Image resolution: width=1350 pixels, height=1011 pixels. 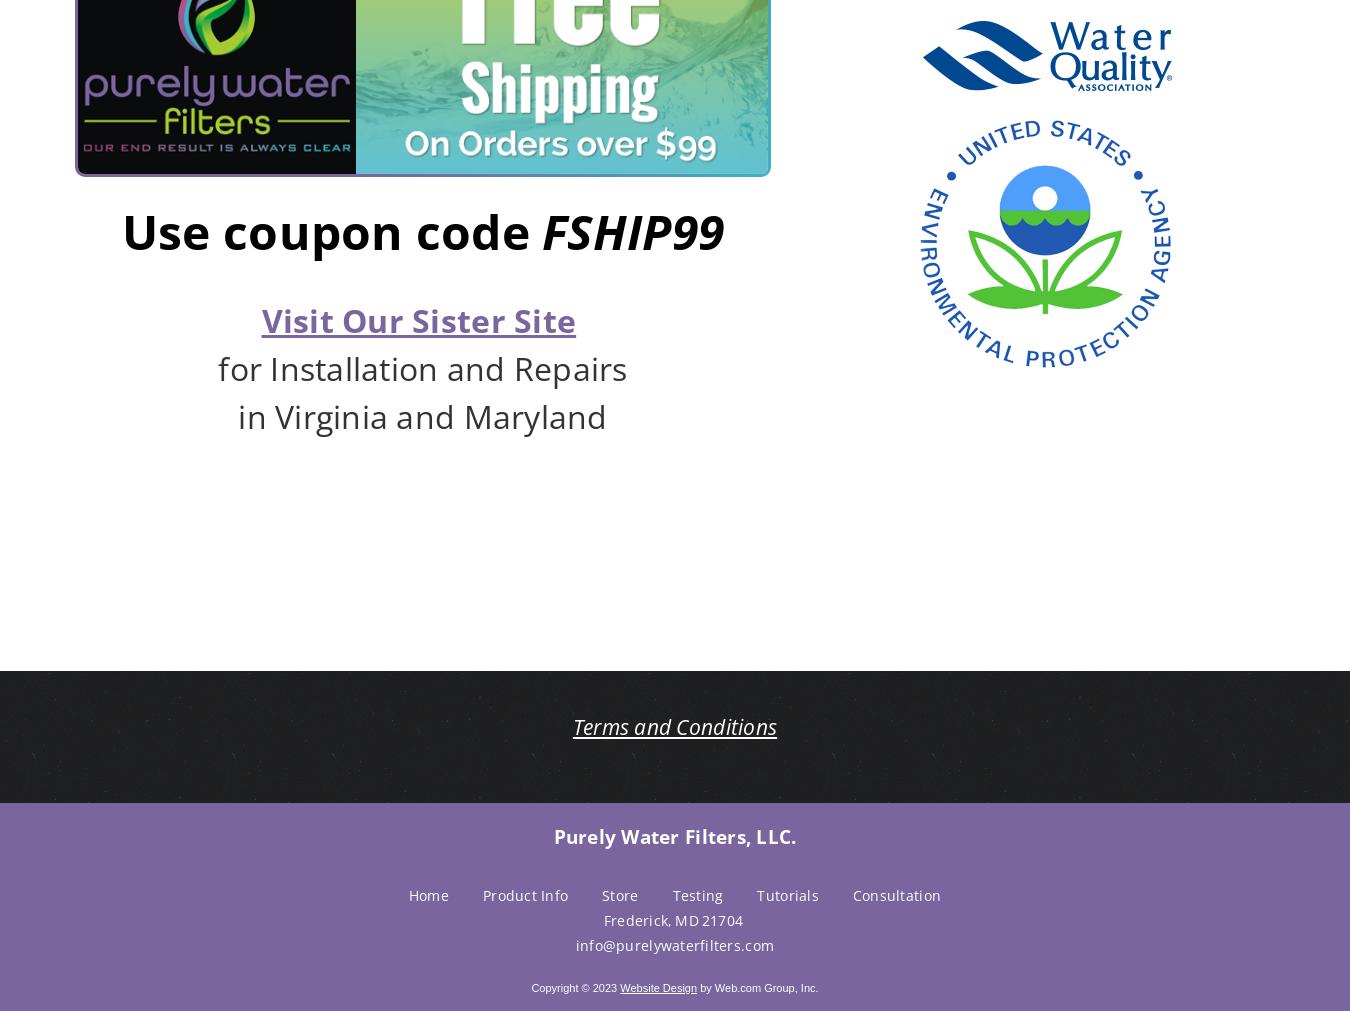 What do you see at coordinates (591, 987) in the screenshot?
I see `'2023'` at bounding box center [591, 987].